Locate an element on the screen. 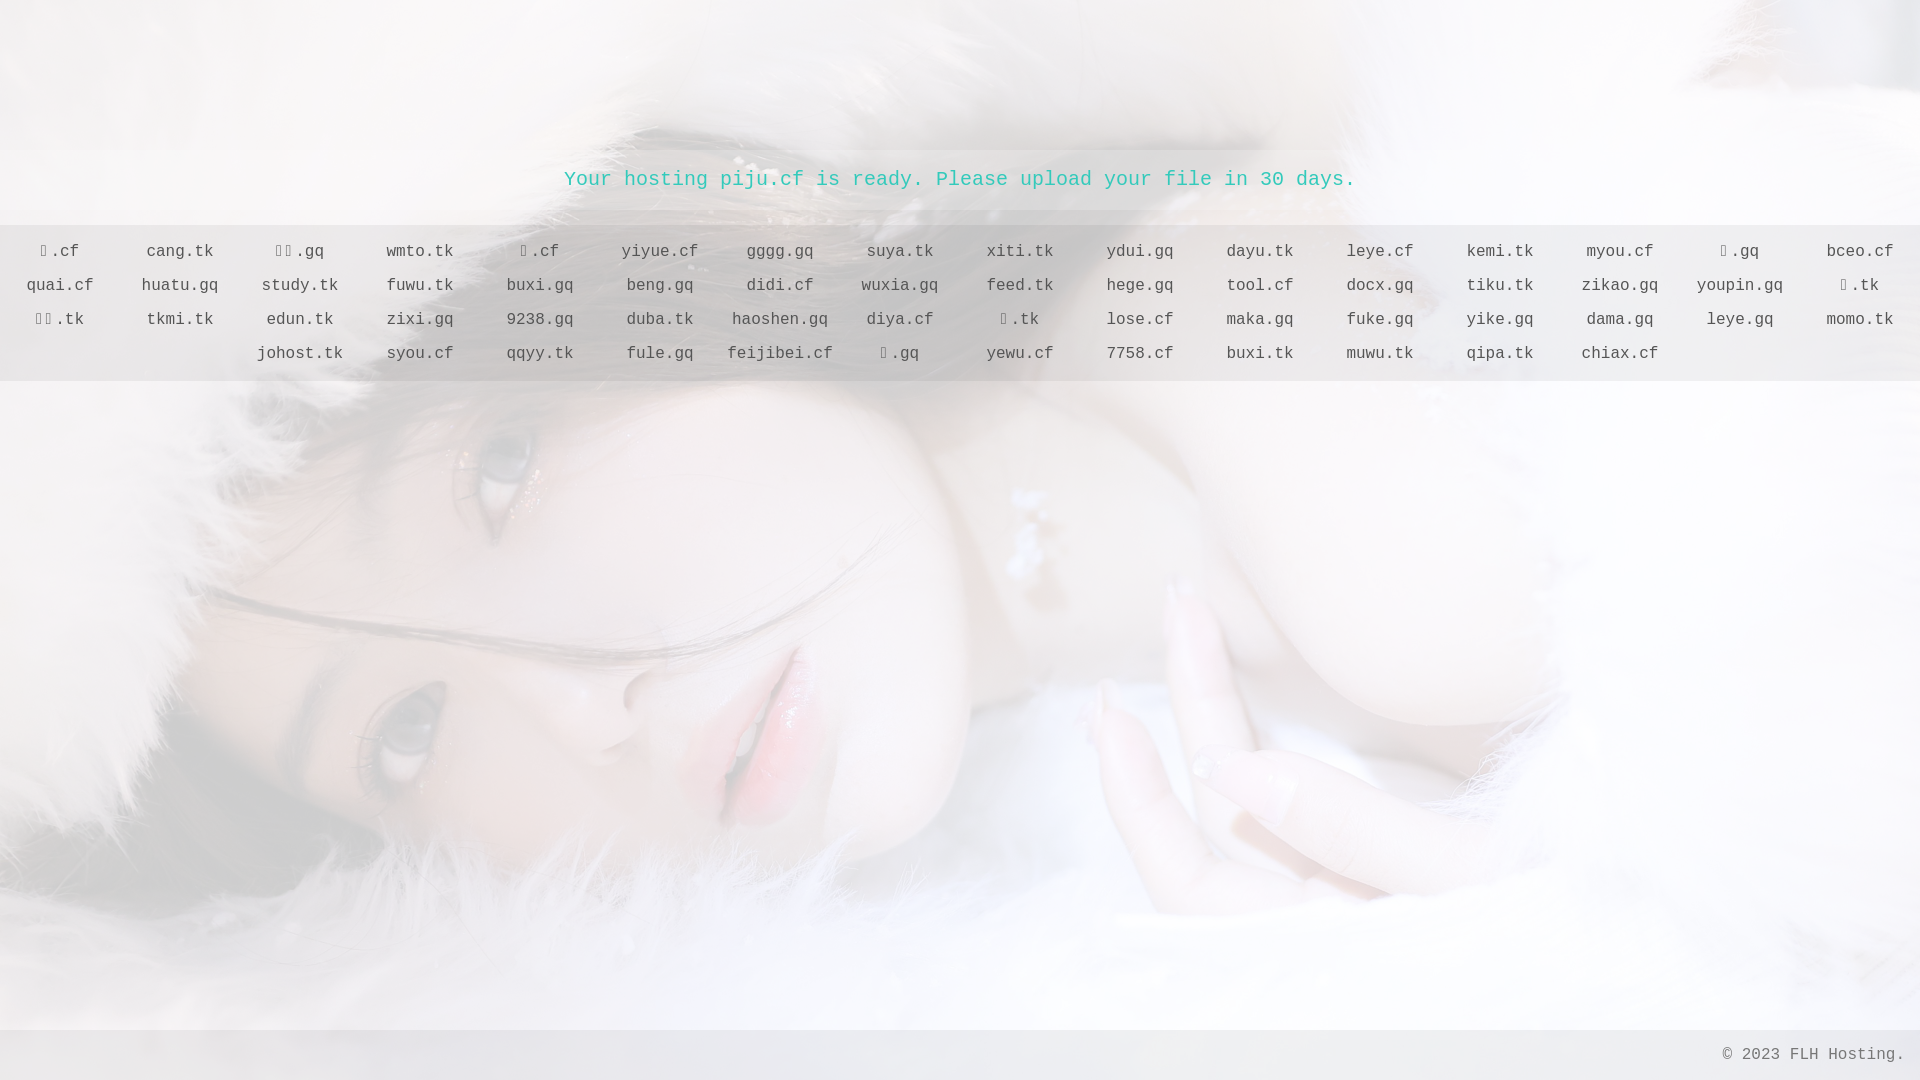 This screenshot has width=1920, height=1080. 'duba.tk' is located at coordinates (660, 319).